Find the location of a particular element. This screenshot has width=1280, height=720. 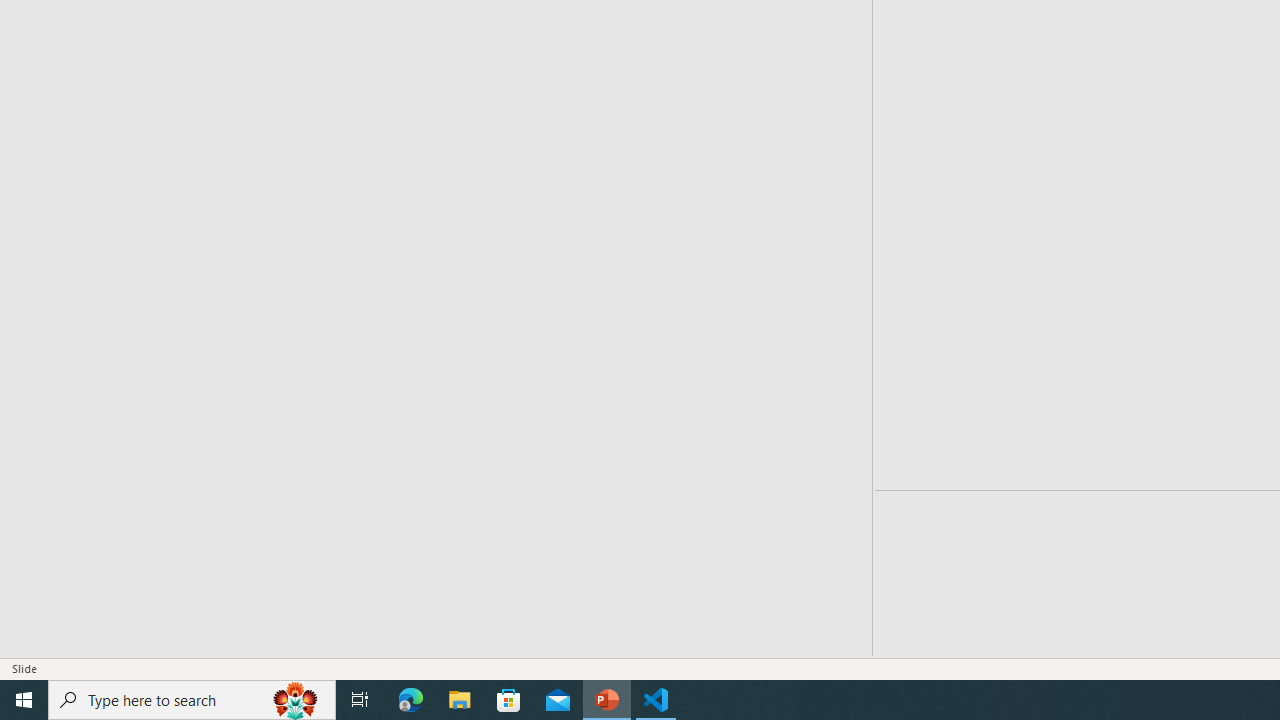

'Task View' is located at coordinates (359, 698).